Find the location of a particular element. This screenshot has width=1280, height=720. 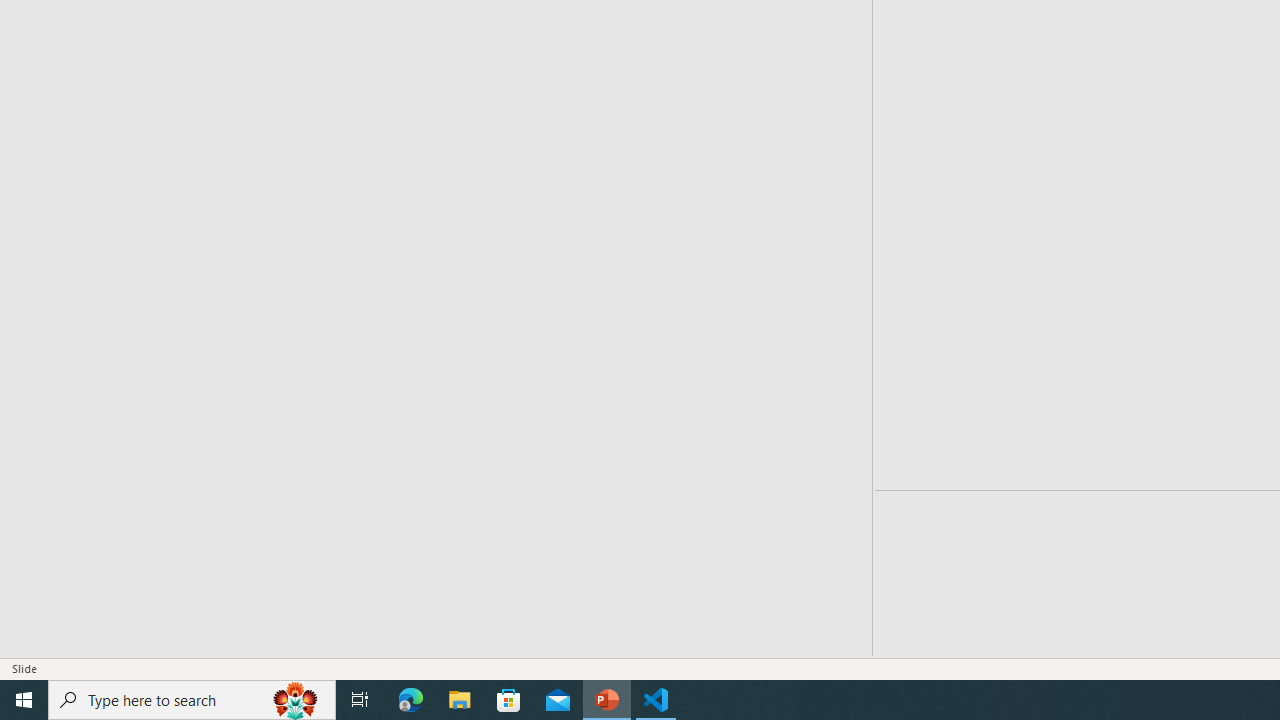

'Task View' is located at coordinates (359, 698).